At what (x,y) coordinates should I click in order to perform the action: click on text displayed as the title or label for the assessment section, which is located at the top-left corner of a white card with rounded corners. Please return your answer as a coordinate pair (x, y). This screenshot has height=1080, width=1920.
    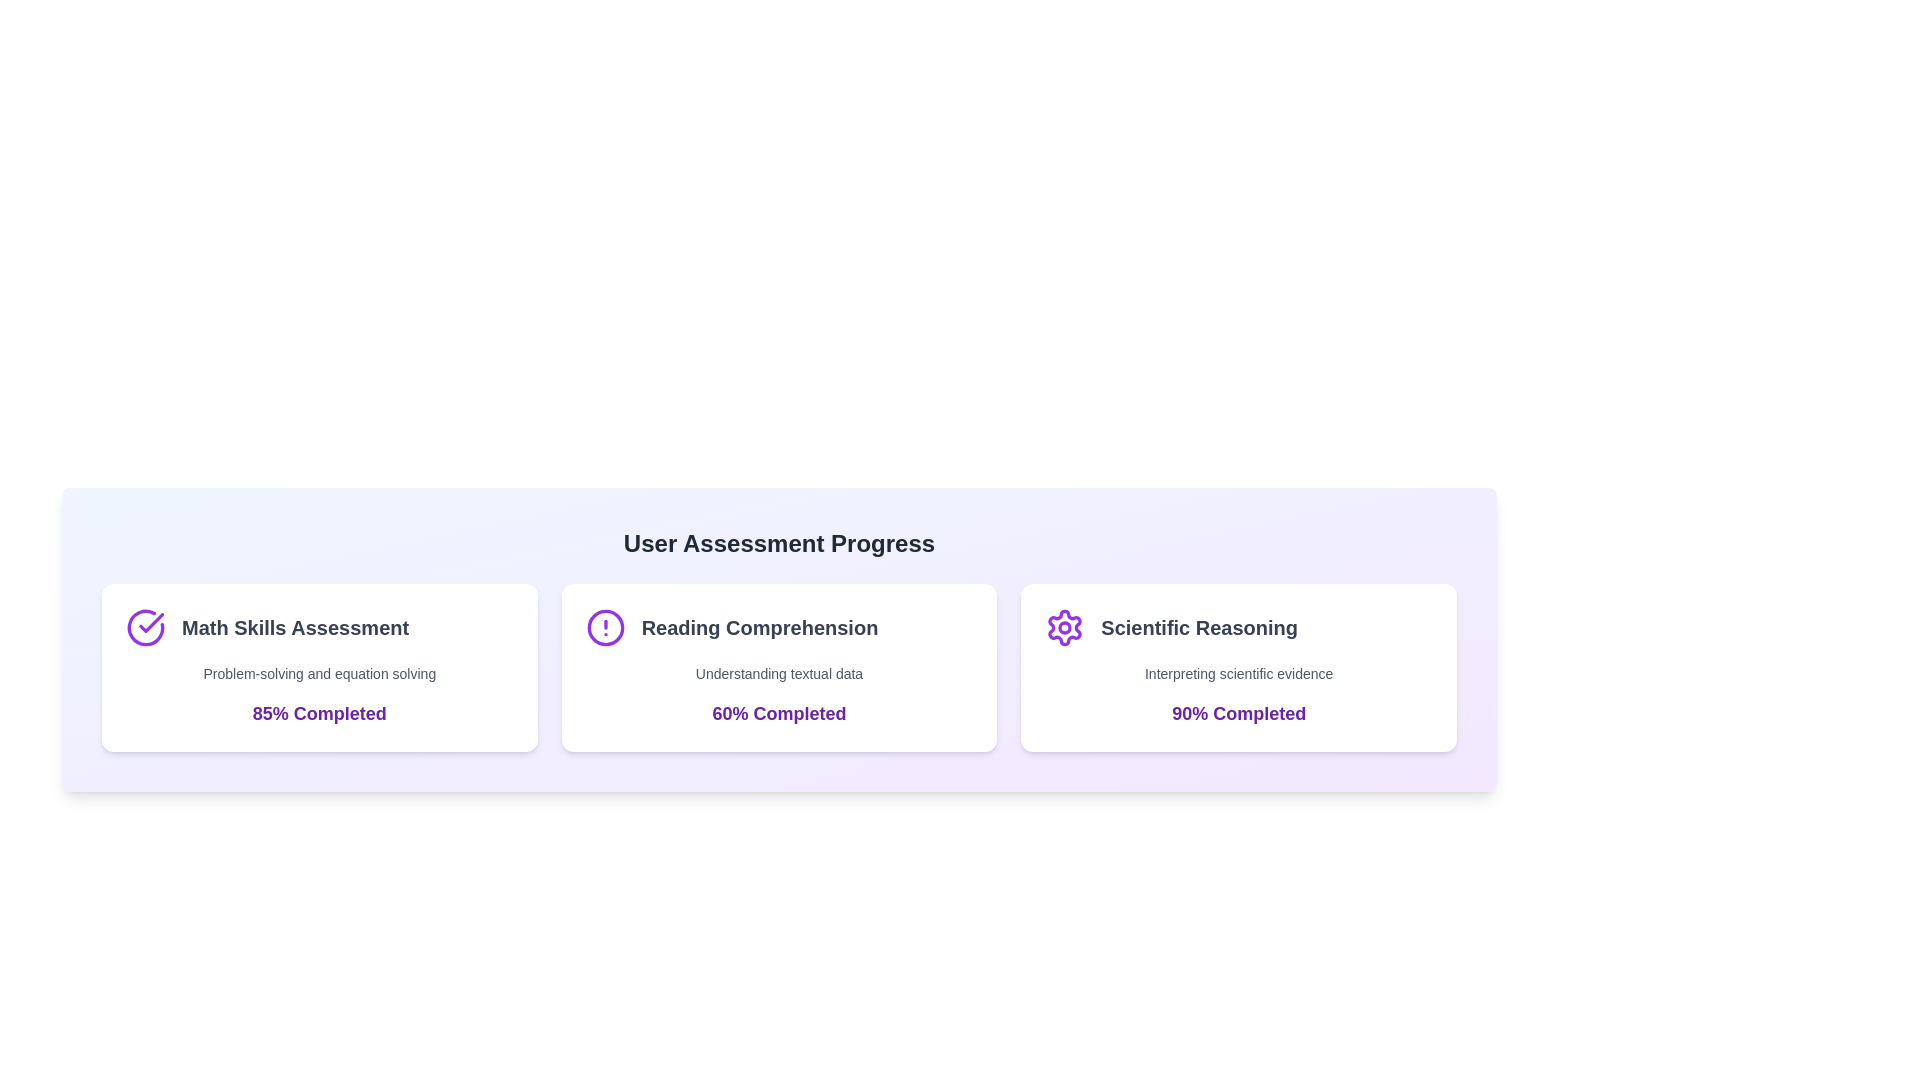
    Looking at the image, I should click on (318, 627).